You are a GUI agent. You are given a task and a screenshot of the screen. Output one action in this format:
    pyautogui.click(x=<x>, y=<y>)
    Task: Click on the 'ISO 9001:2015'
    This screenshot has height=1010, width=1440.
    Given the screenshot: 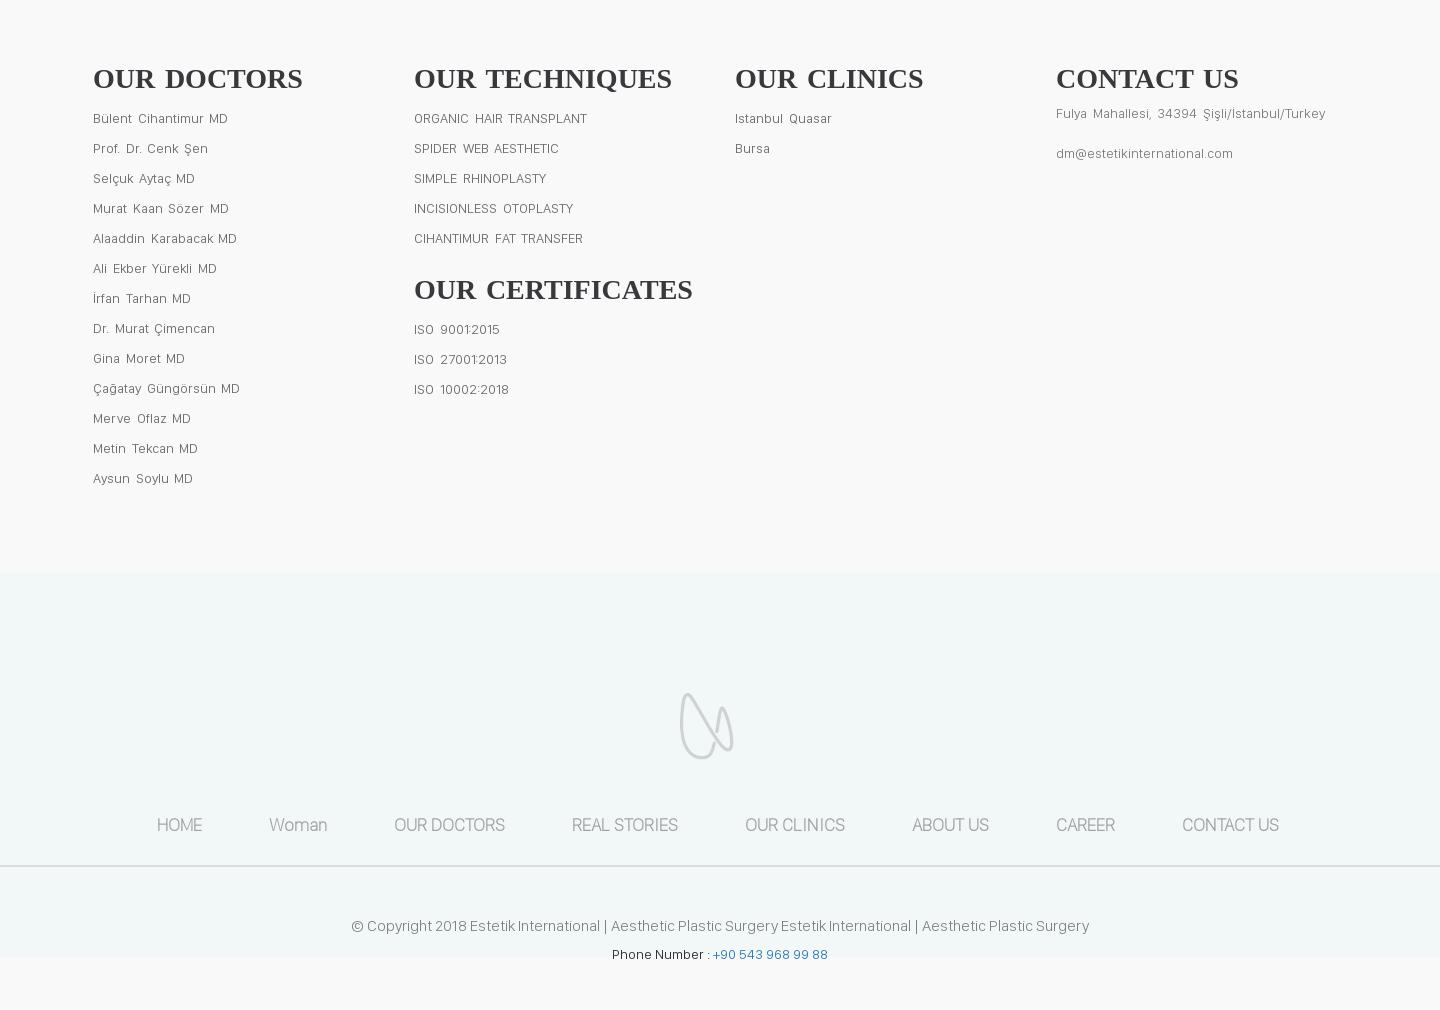 What is the action you would take?
    pyautogui.click(x=456, y=328)
    